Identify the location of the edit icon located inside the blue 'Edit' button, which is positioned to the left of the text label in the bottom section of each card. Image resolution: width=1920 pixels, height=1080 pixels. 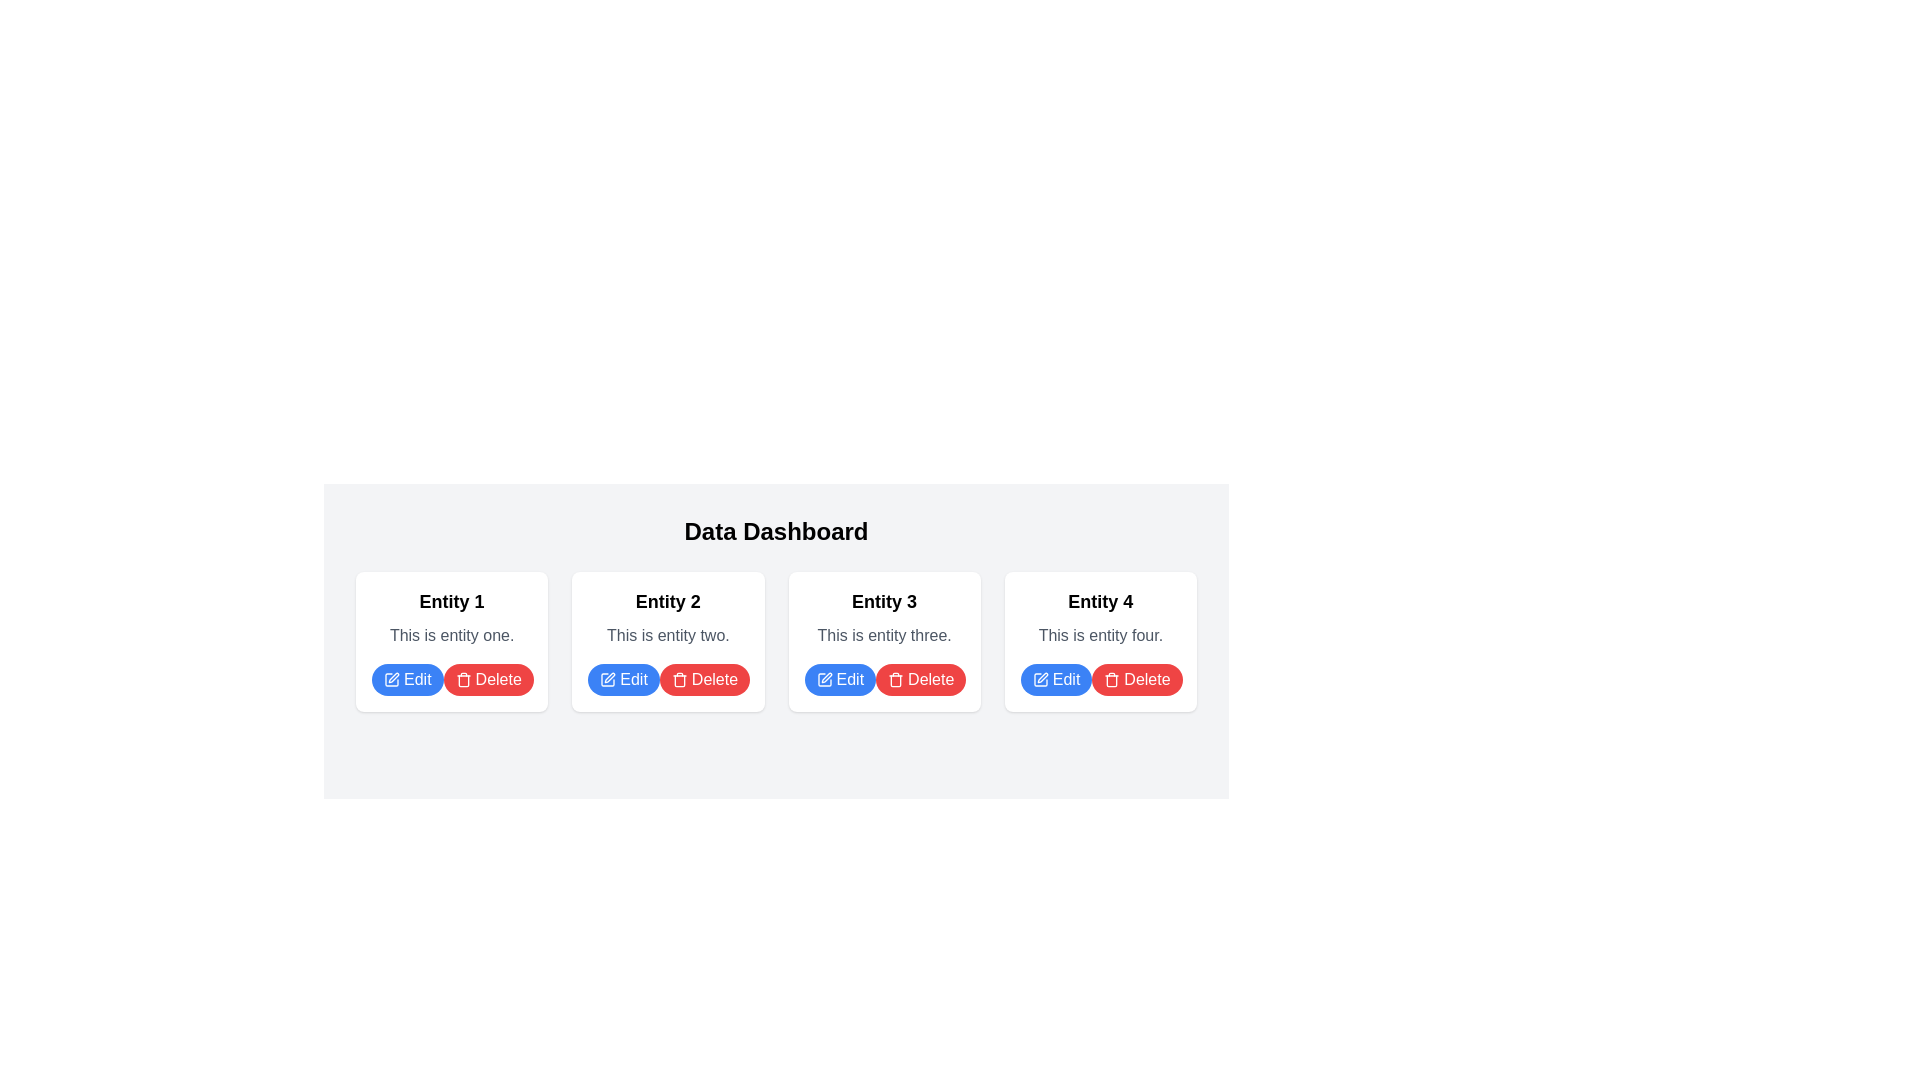
(392, 678).